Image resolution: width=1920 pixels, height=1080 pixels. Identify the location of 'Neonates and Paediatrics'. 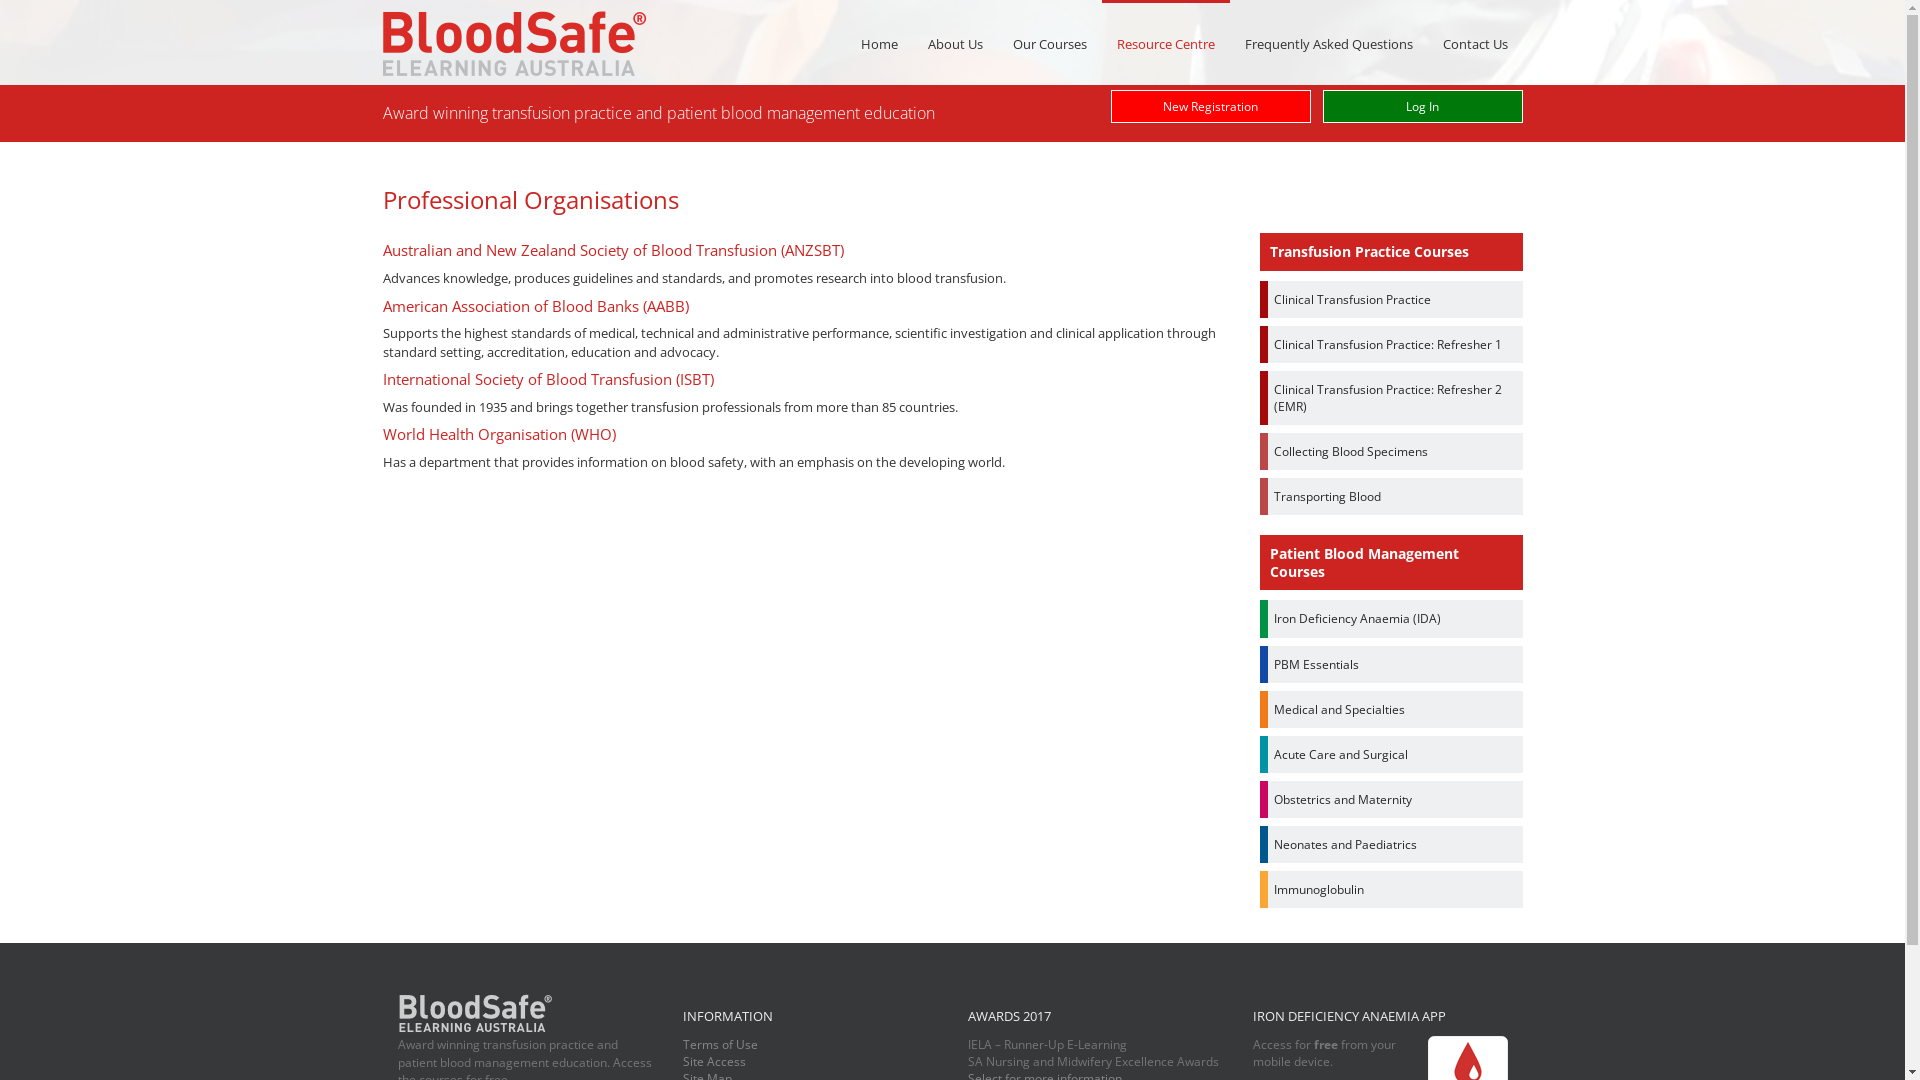
(1390, 844).